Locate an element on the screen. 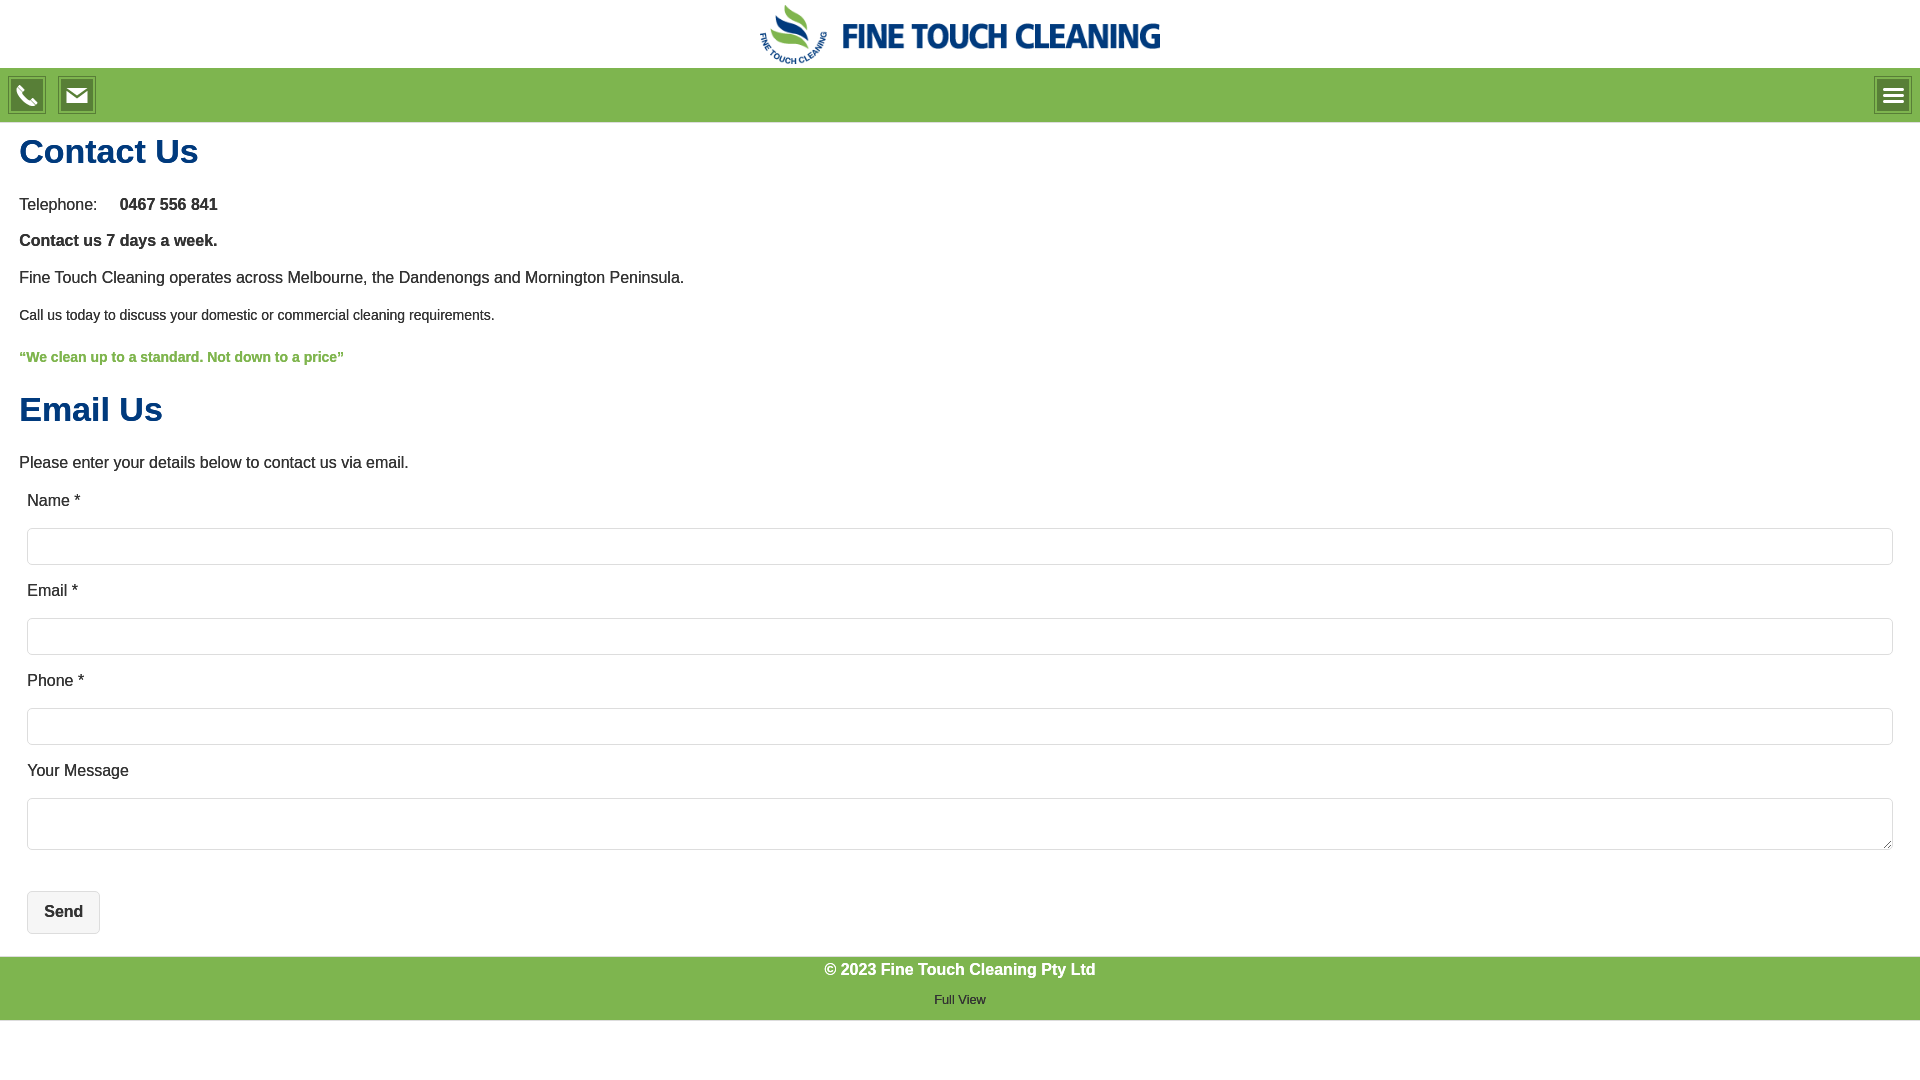 The height and width of the screenshot is (1080, 1920). 'Send' is located at coordinates (63, 911).